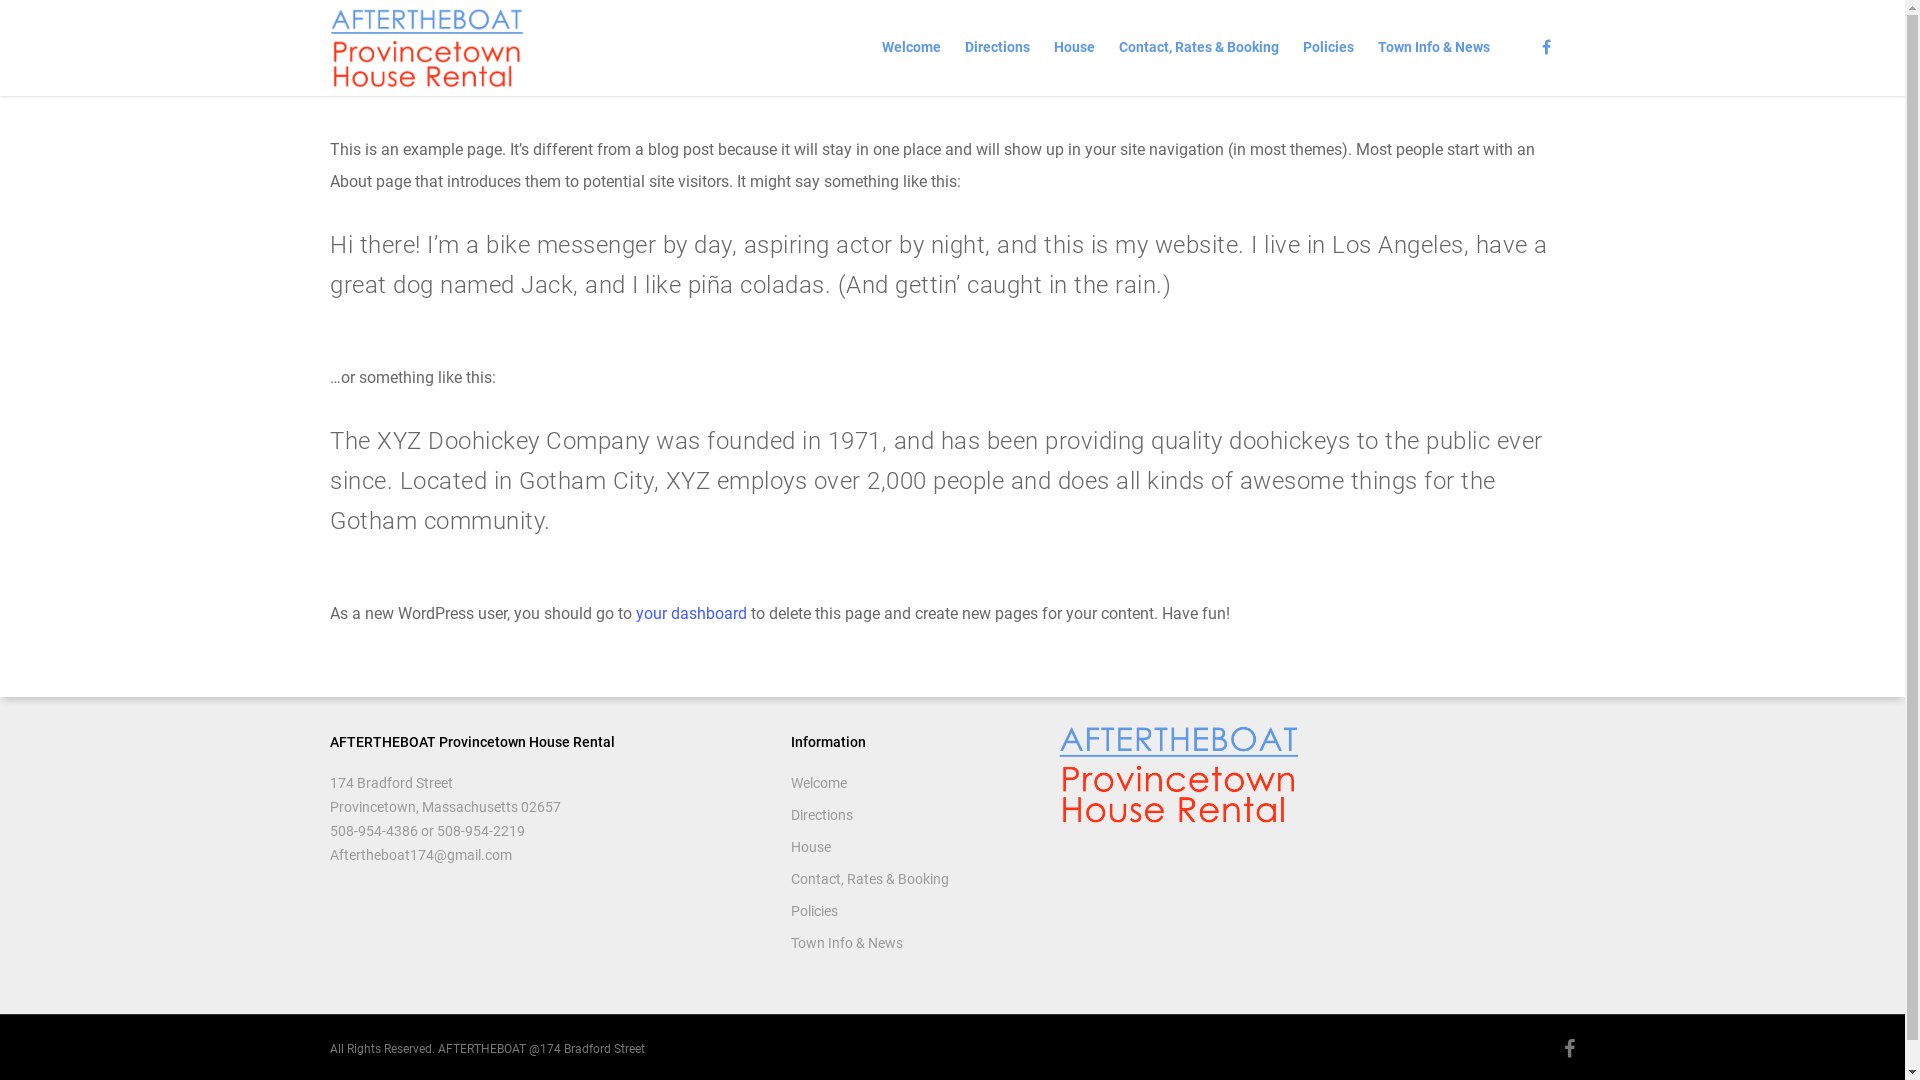 The image size is (1920, 1080). What do you see at coordinates (420, 855) in the screenshot?
I see `'Aftertheboat174@gmail.com'` at bounding box center [420, 855].